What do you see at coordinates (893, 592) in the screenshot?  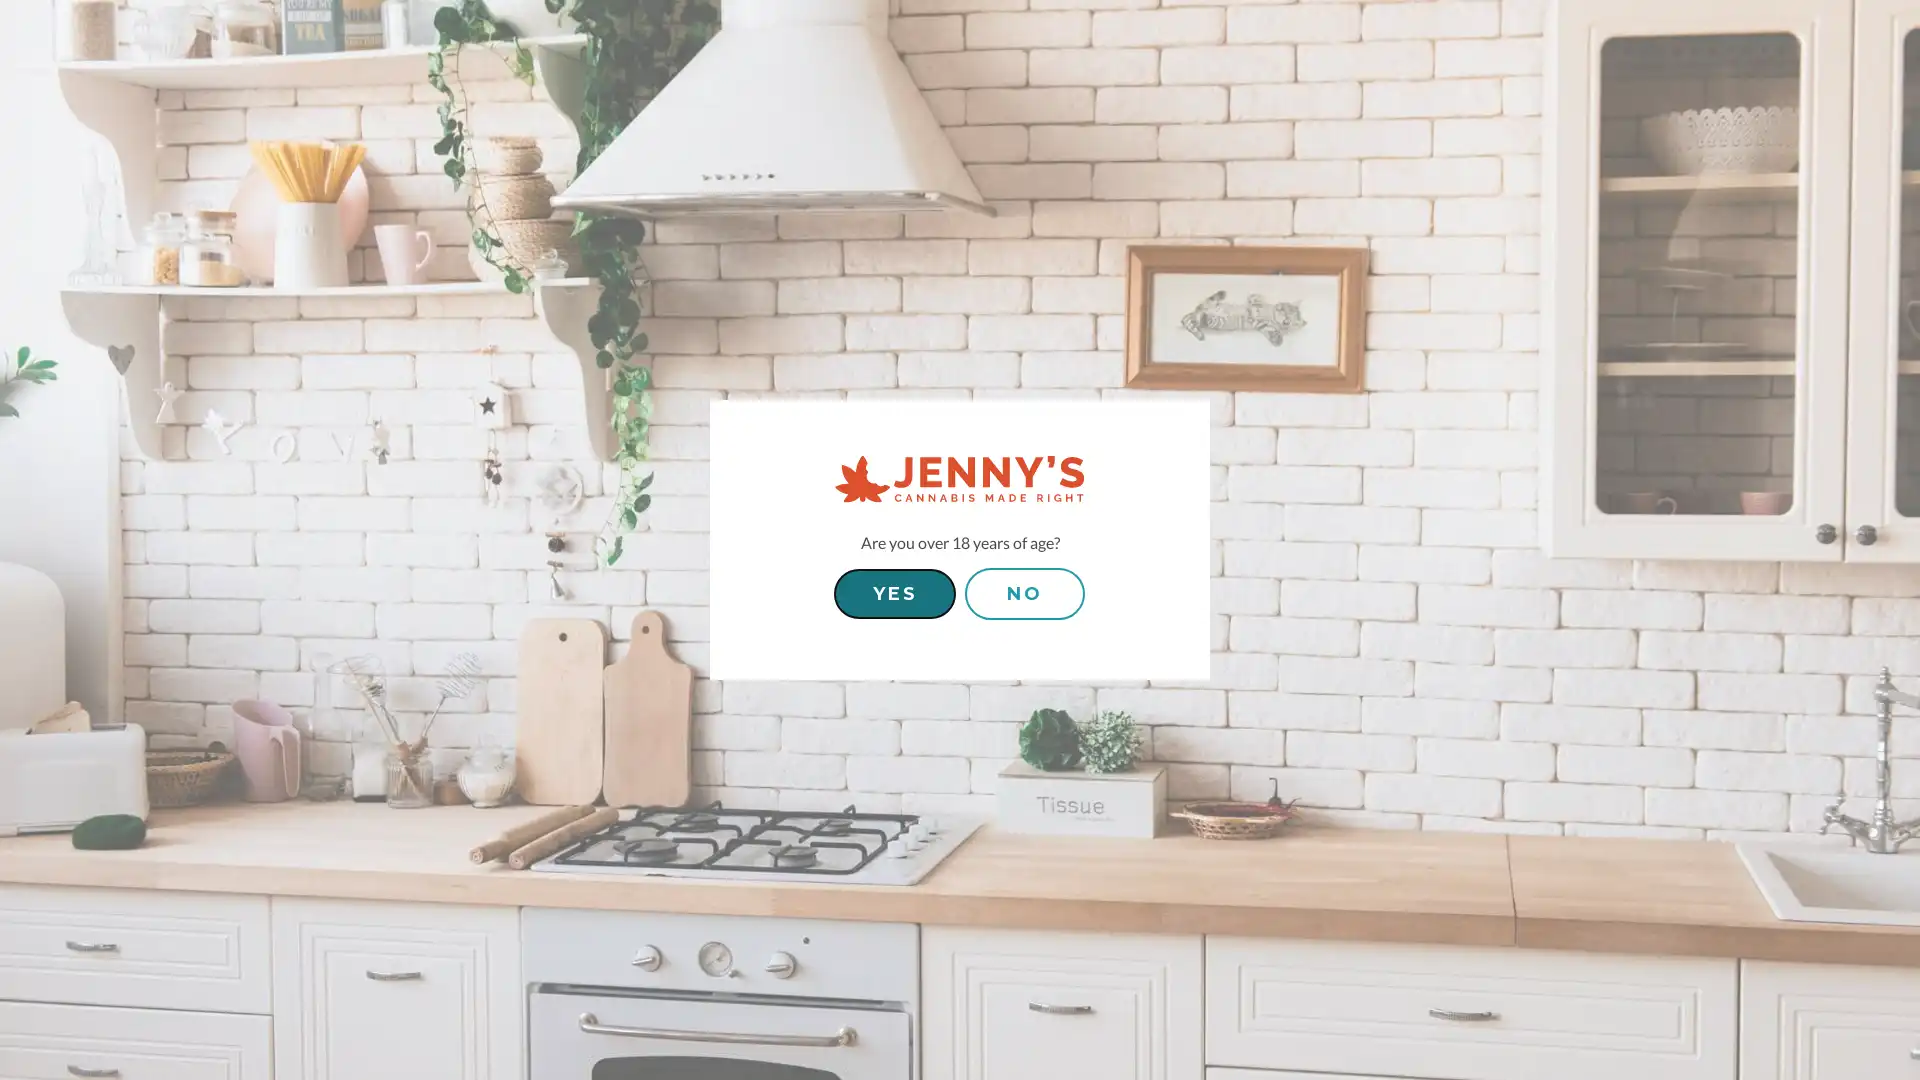 I see `YES` at bounding box center [893, 592].